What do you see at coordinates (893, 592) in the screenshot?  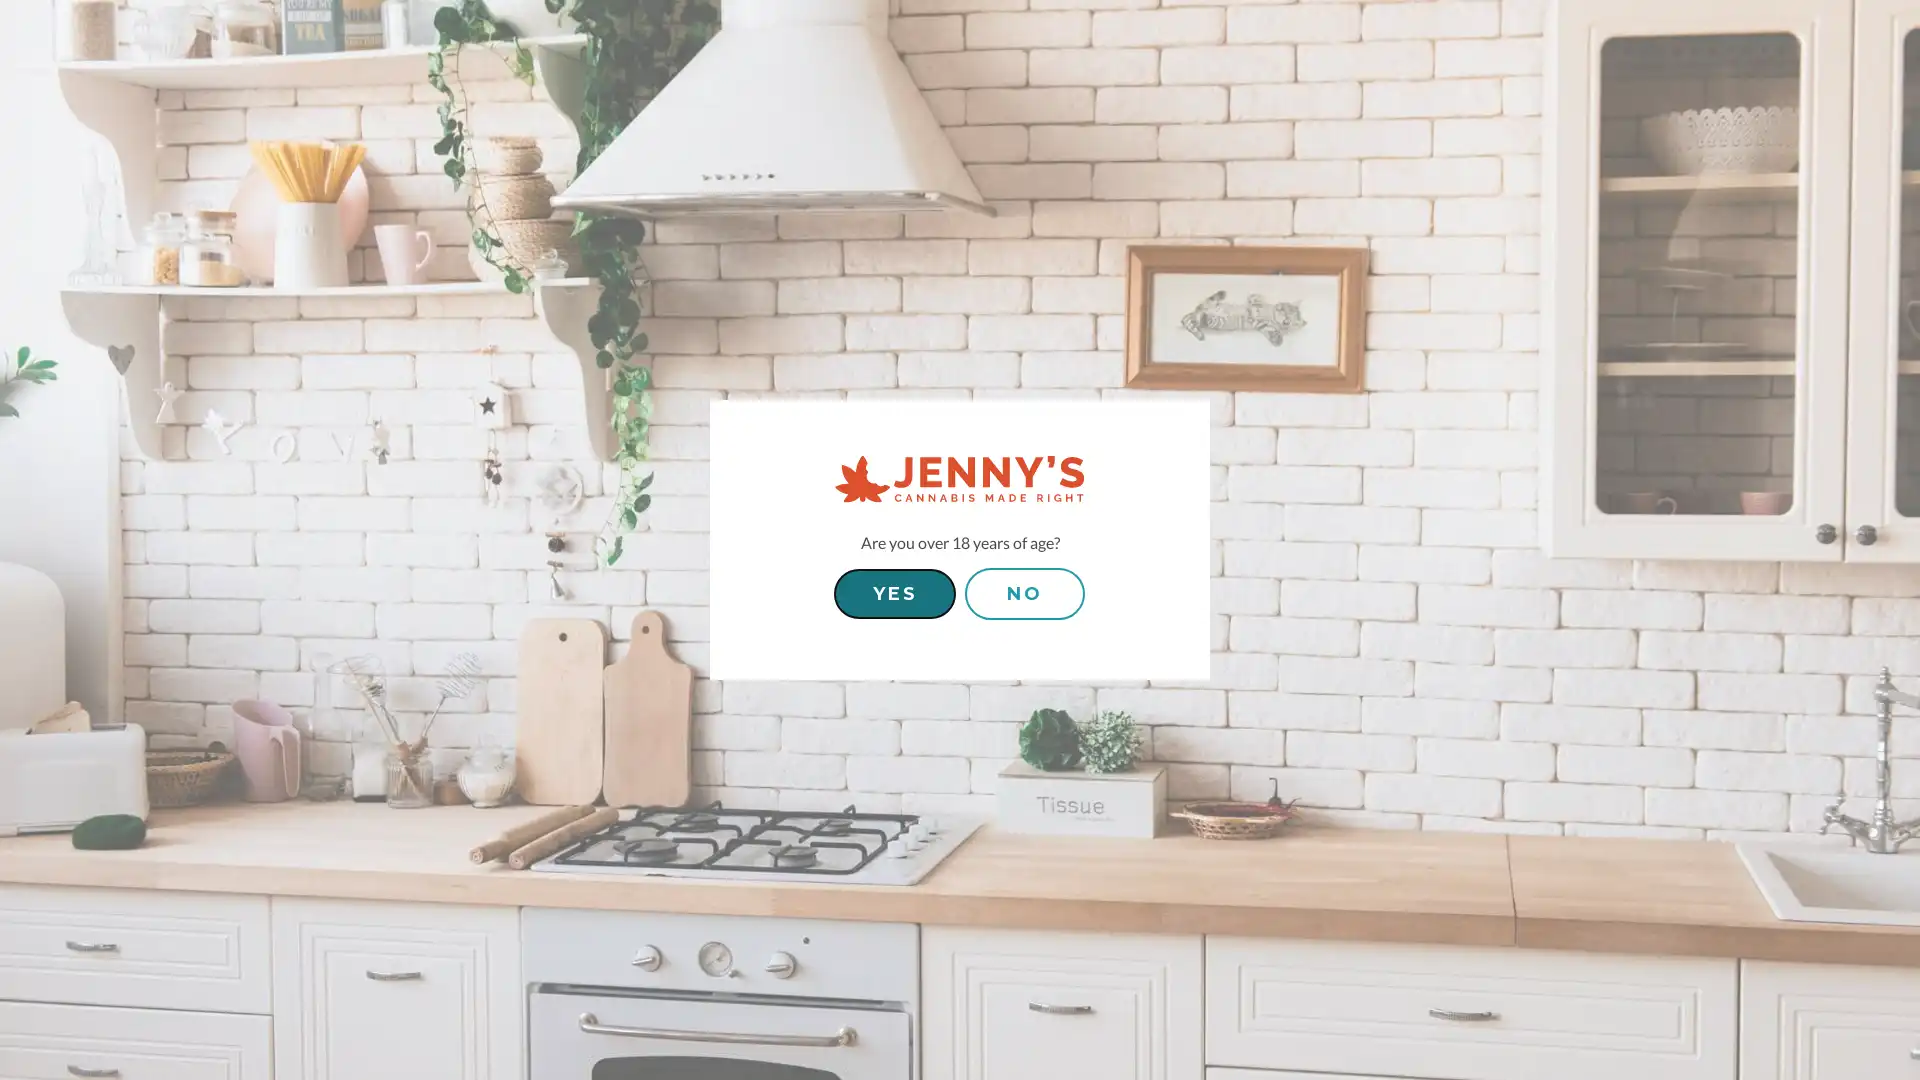 I see `YES` at bounding box center [893, 592].